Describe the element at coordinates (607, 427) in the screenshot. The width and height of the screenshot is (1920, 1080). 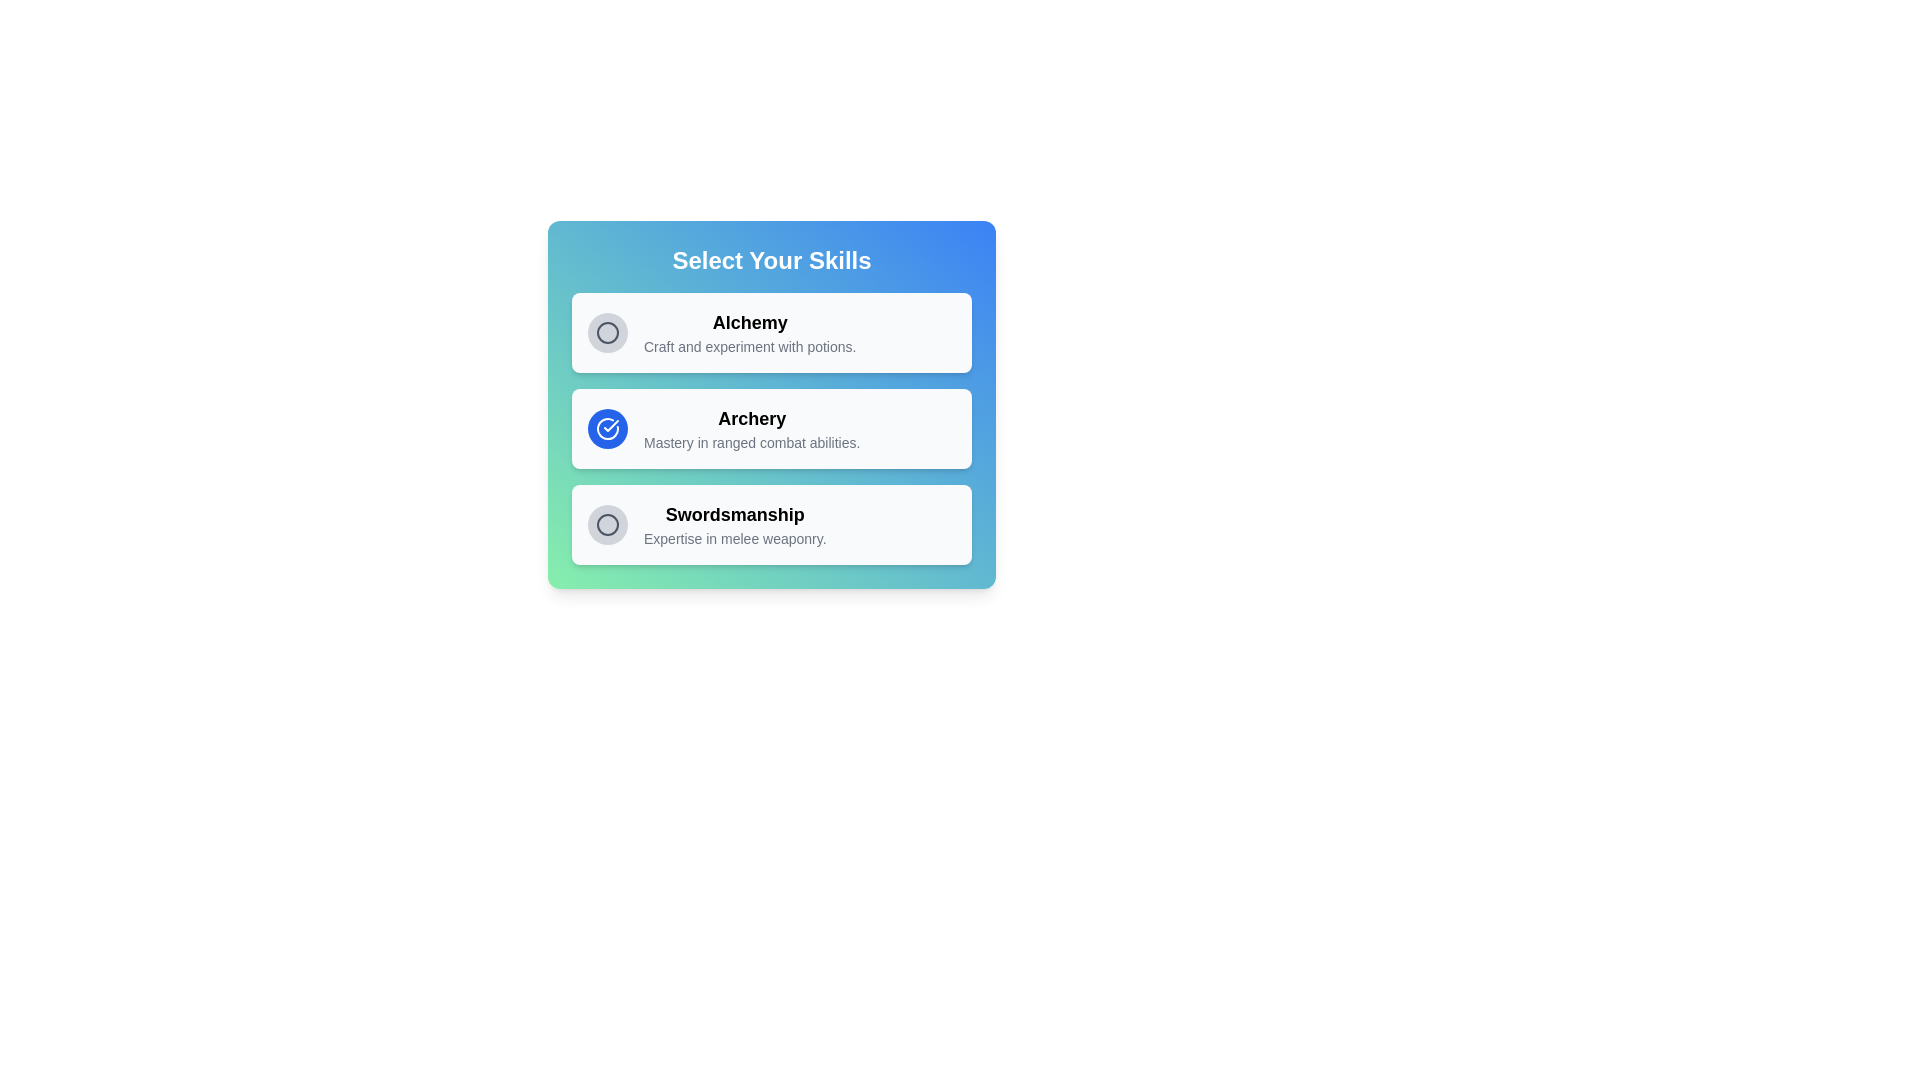
I see `the skill Archery` at that location.